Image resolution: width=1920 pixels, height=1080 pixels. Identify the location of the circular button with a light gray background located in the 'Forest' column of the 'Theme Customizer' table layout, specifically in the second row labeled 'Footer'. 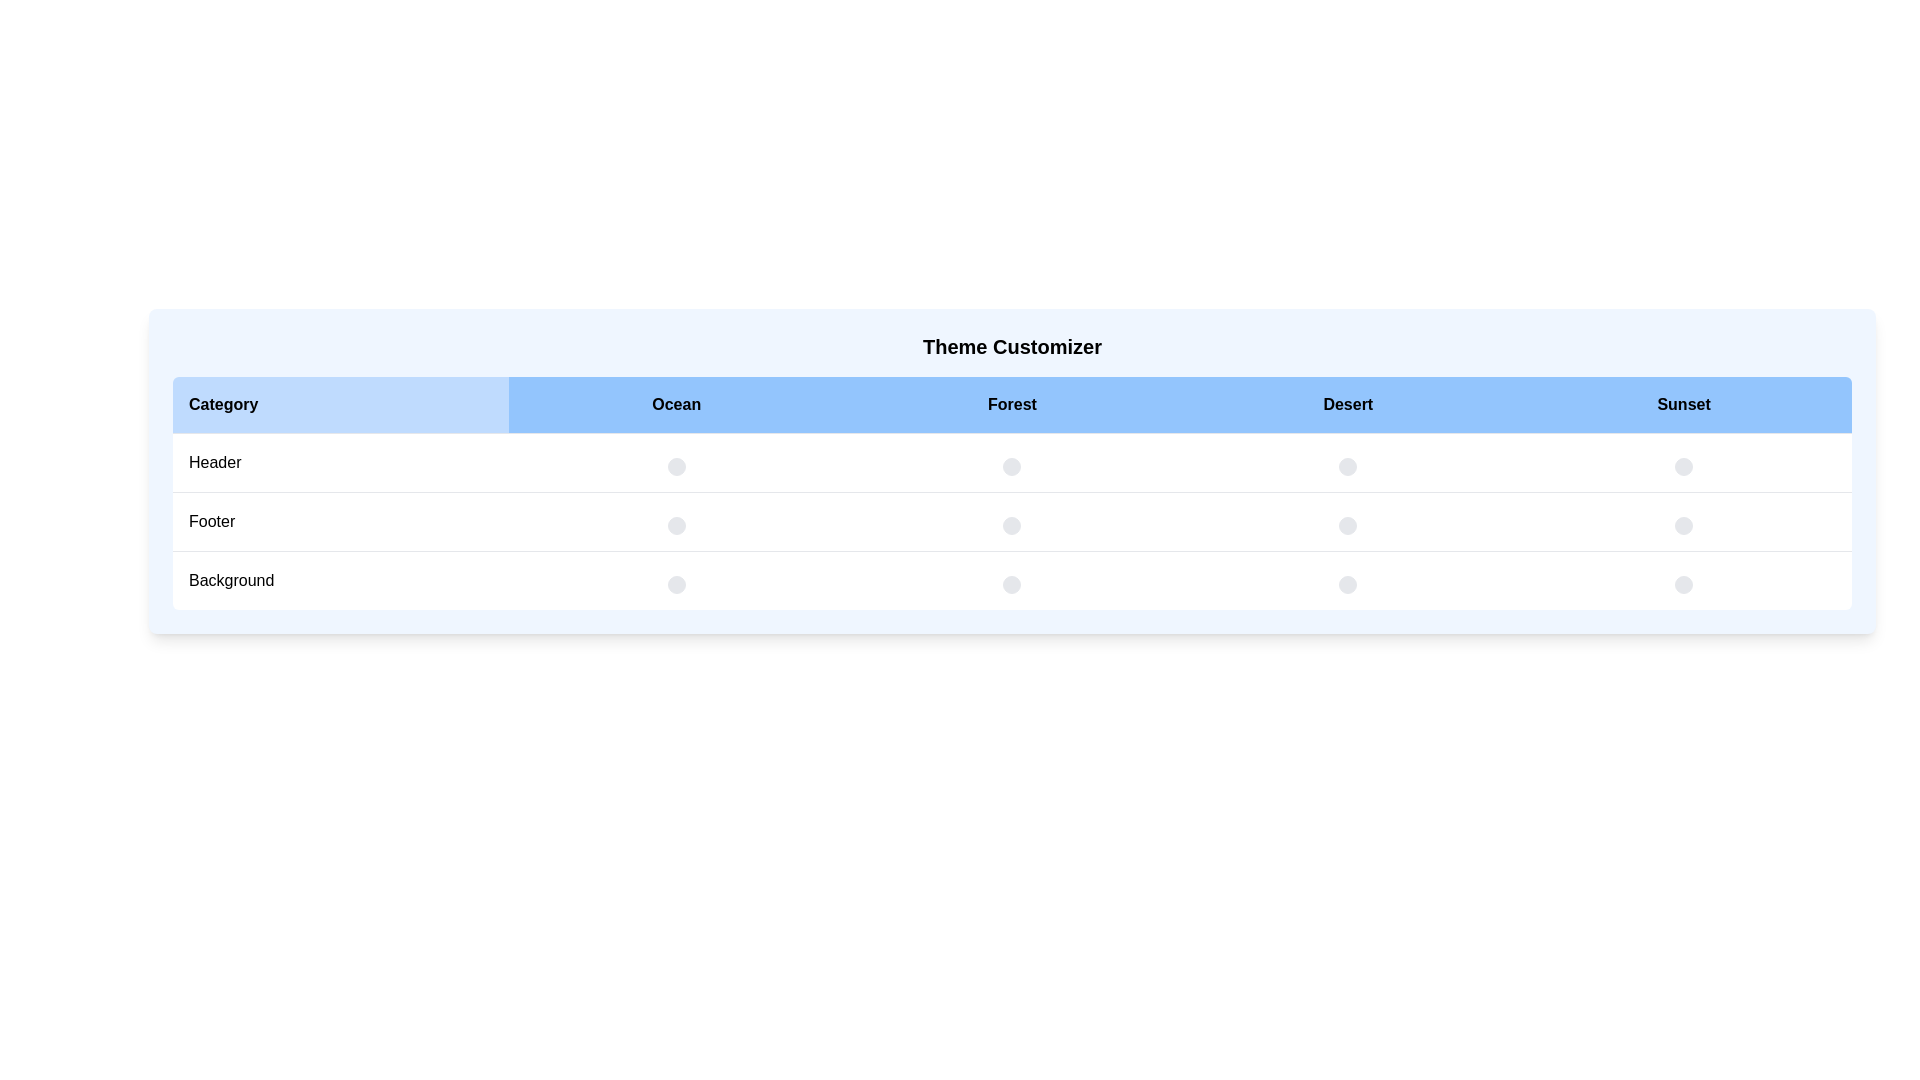
(1012, 466).